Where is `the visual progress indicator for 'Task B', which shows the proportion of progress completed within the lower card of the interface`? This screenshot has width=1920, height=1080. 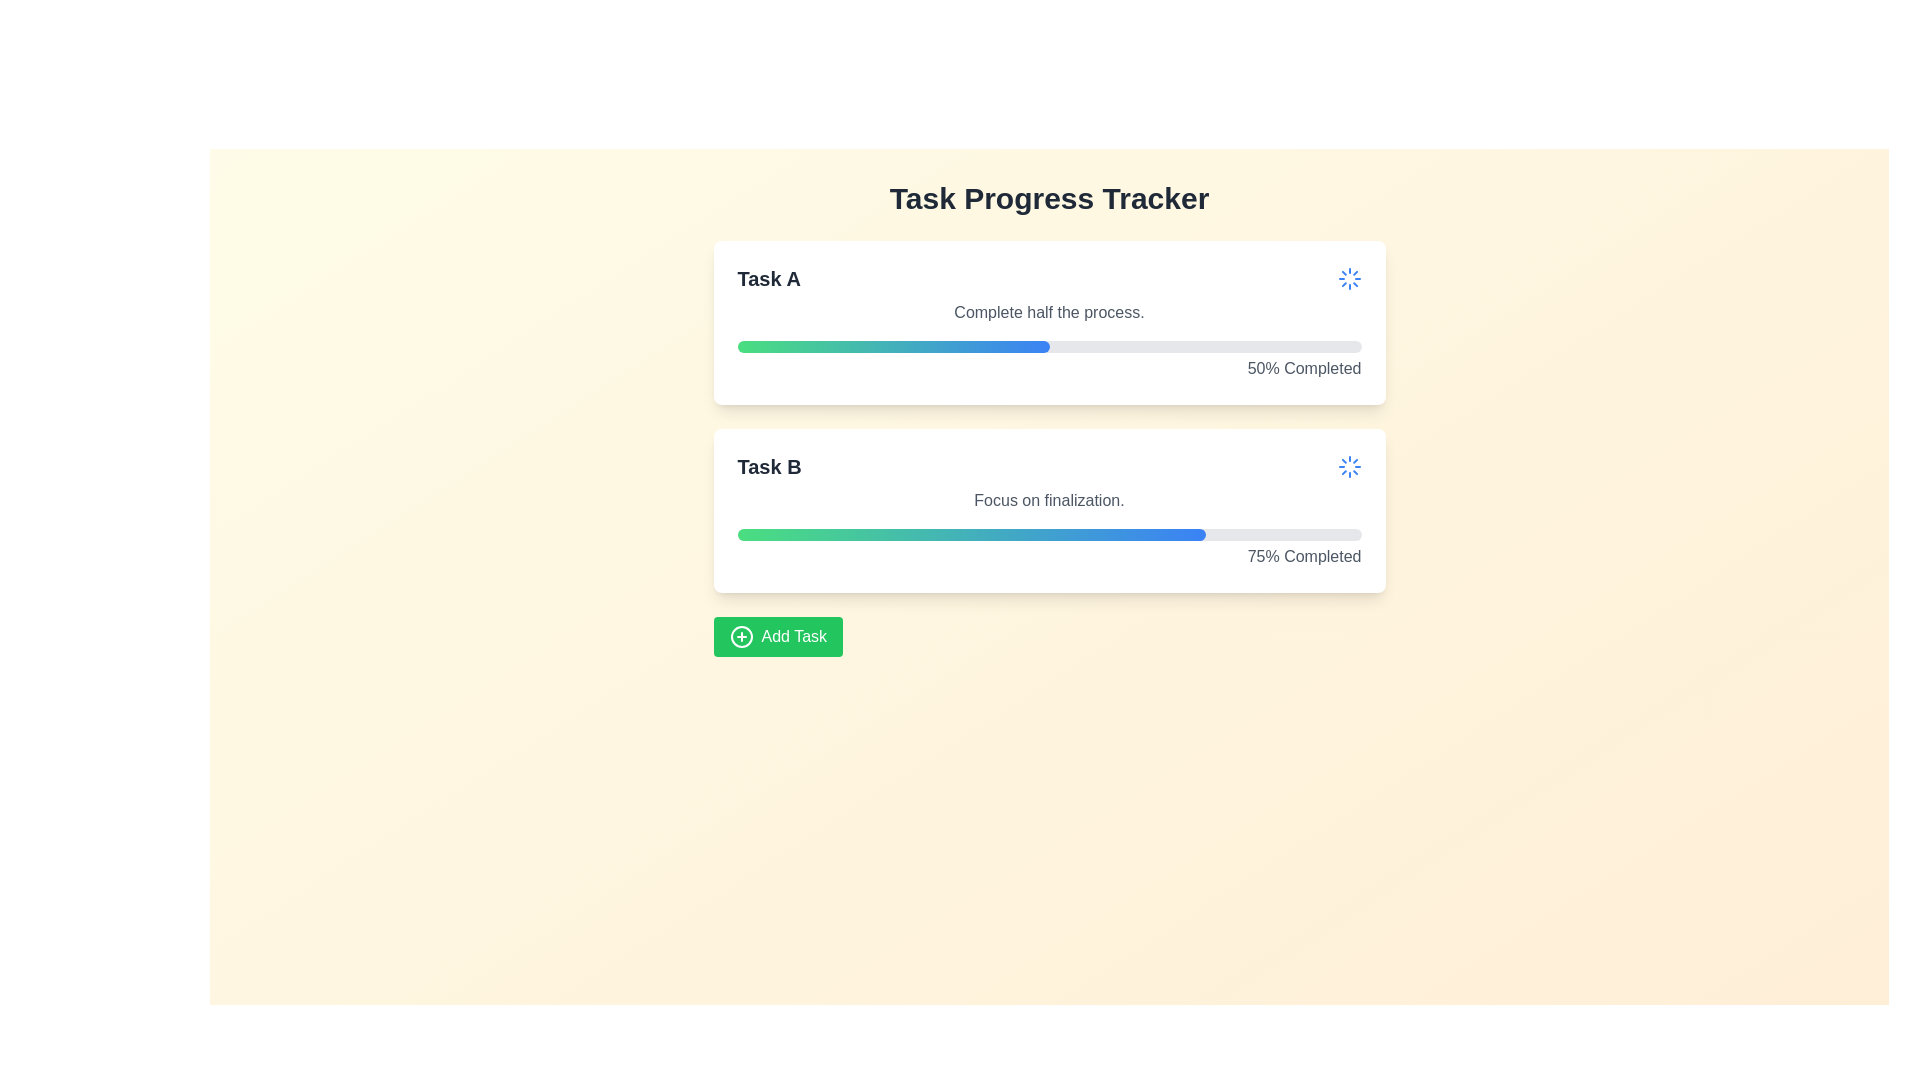
the visual progress indicator for 'Task B', which shows the proportion of progress completed within the lower card of the interface is located at coordinates (971, 534).